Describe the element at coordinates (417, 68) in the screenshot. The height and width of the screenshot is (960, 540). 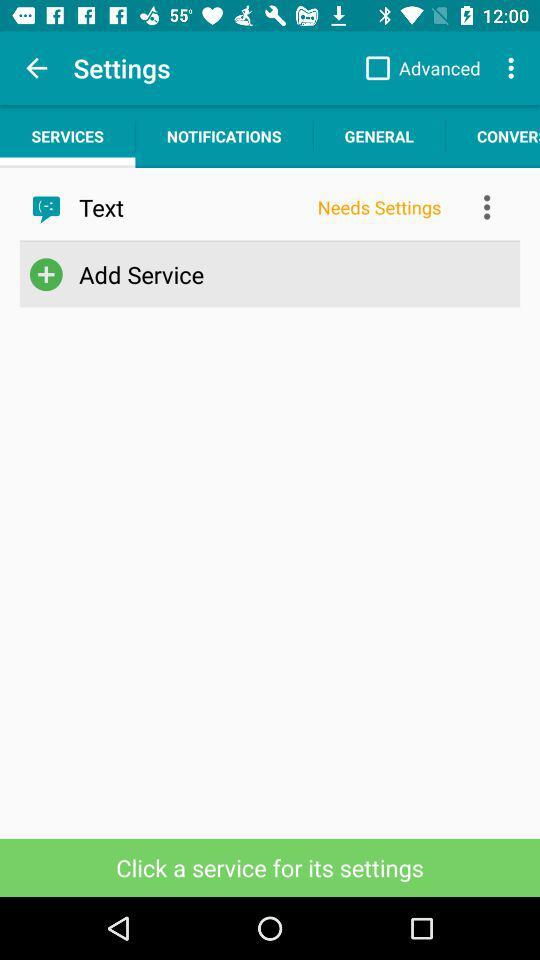
I see `app to the right of settings item` at that location.